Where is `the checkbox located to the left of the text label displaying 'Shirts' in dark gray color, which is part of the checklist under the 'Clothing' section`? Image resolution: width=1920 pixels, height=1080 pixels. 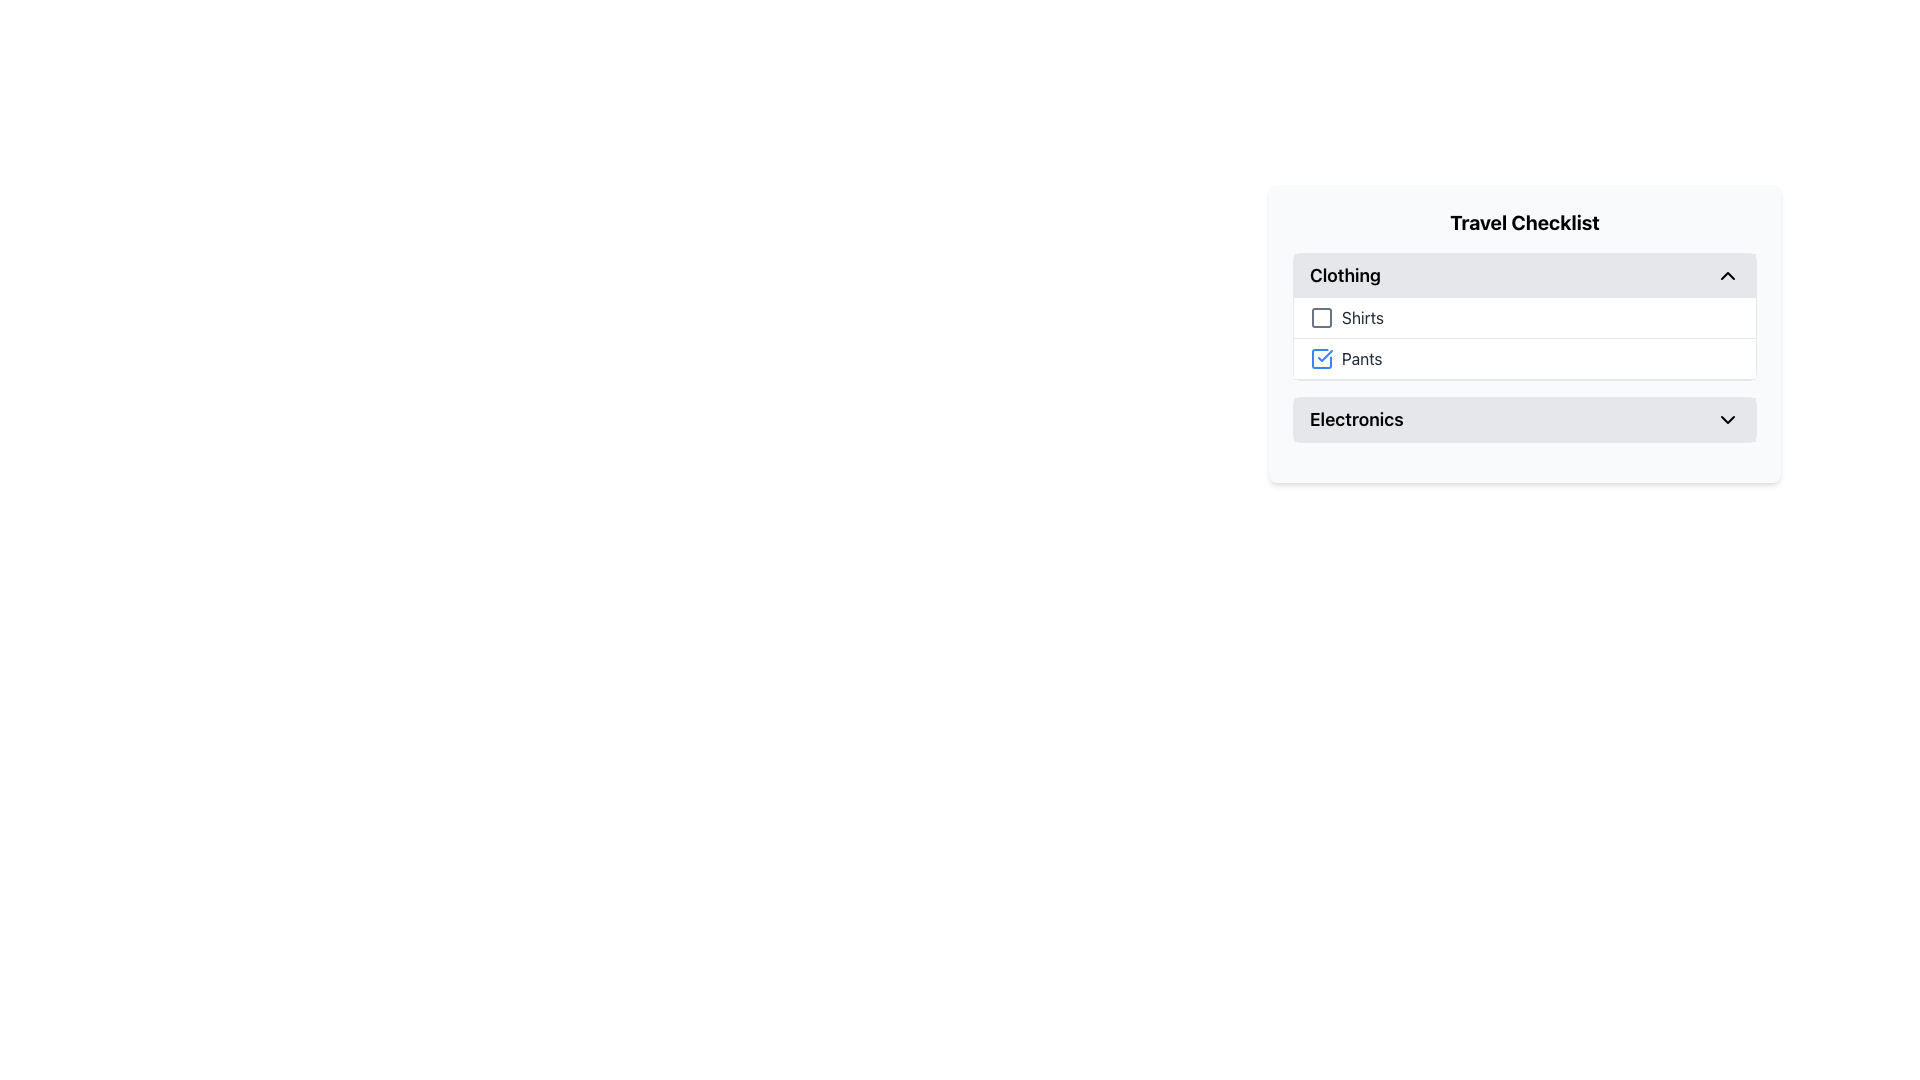
the checkbox located to the left of the text label displaying 'Shirts' in dark gray color, which is part of the checklist under the 'Clothing' section is located at coordinates (1325, 316).